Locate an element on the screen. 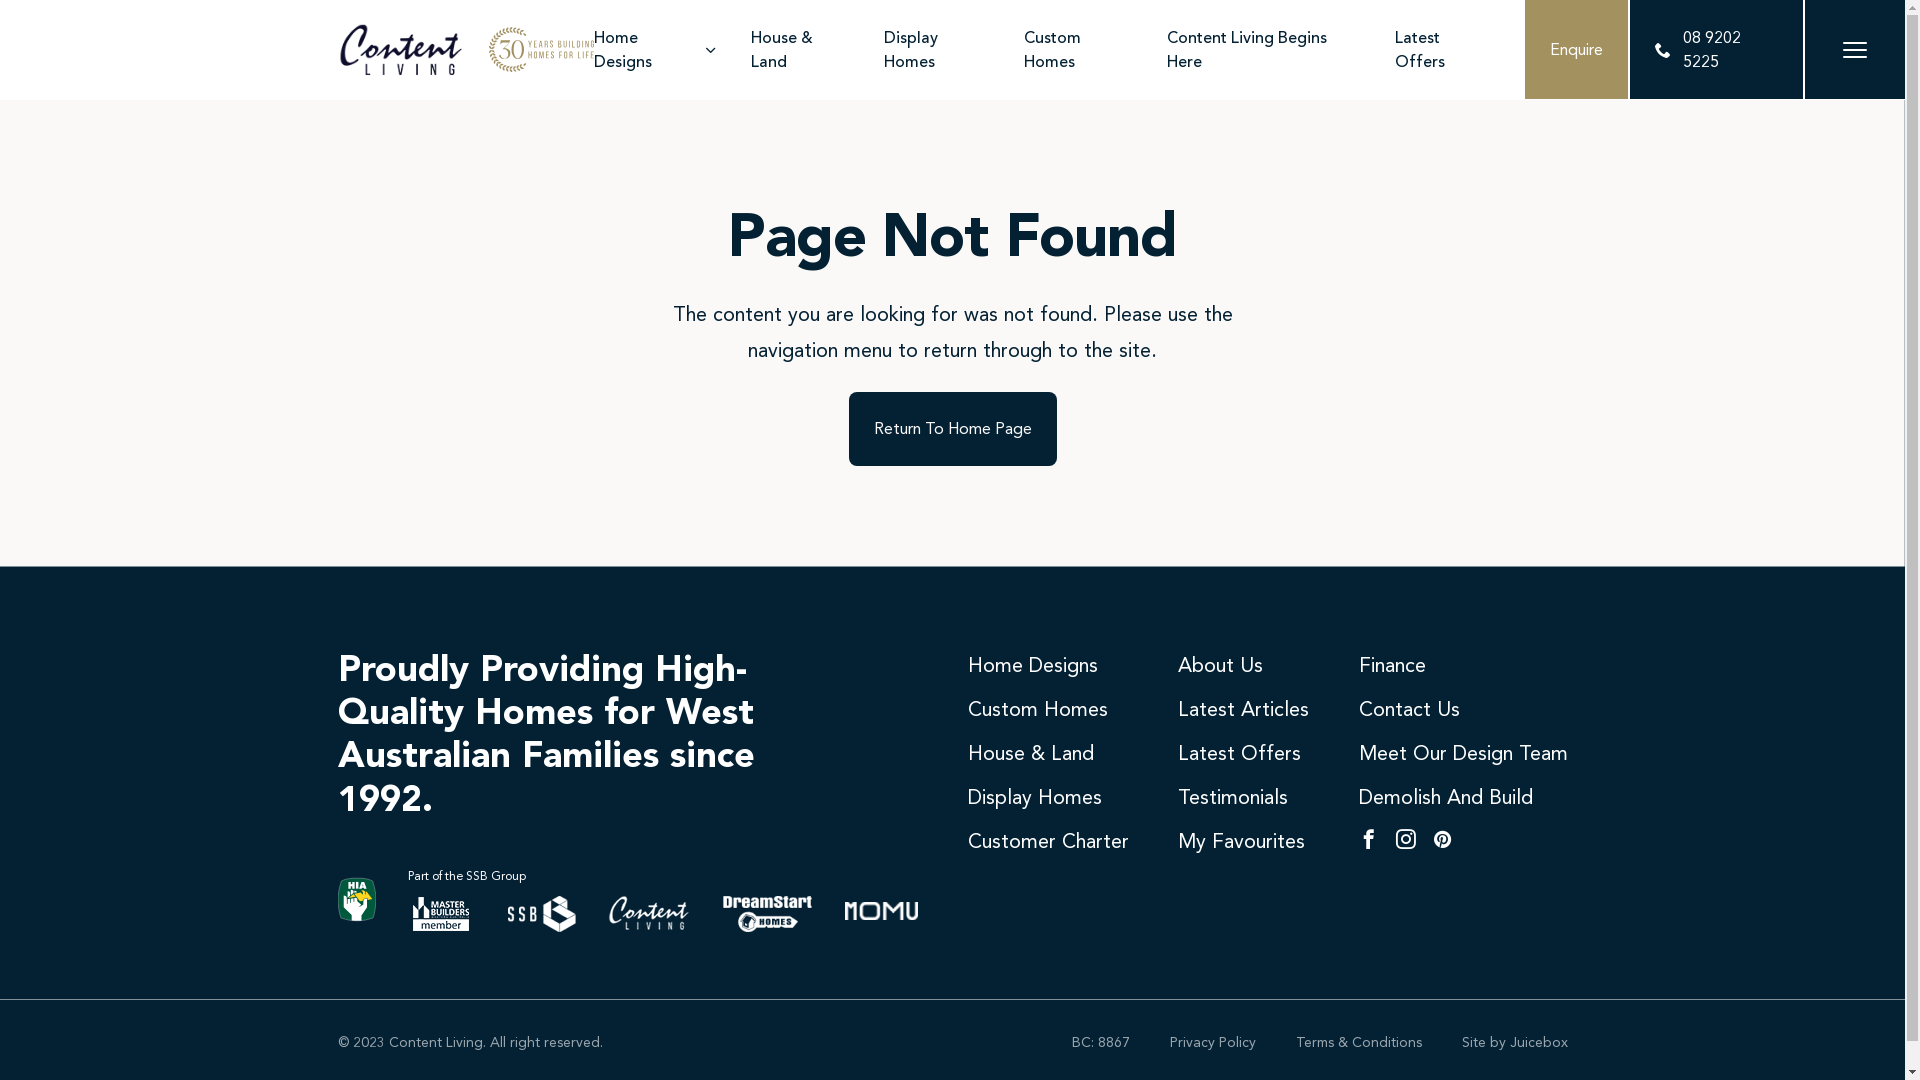  'Content Living Begins Here' is located at coordinates (1264, 49).